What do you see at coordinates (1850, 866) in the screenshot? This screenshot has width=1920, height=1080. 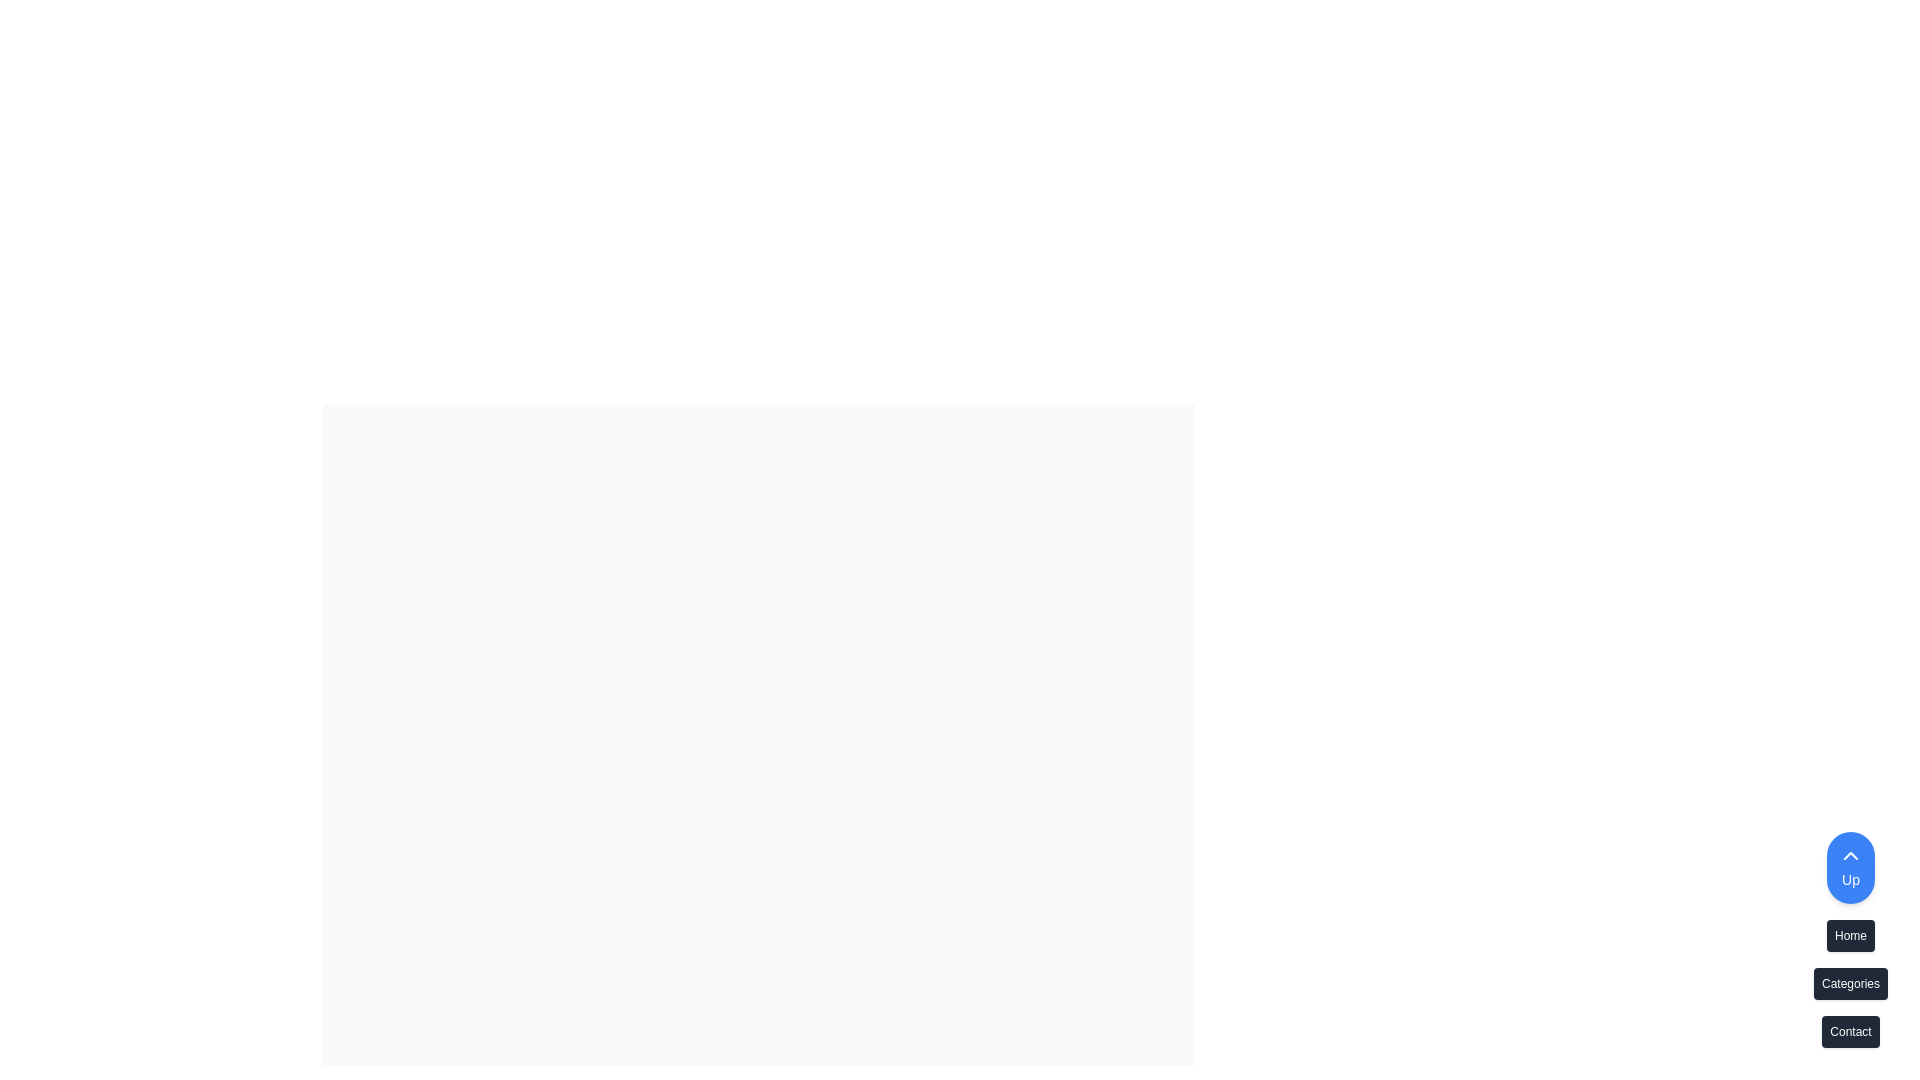 I see `the circular blue button labeled 'Up' with an upward arrow icon` at bounding box center [1850, 866].